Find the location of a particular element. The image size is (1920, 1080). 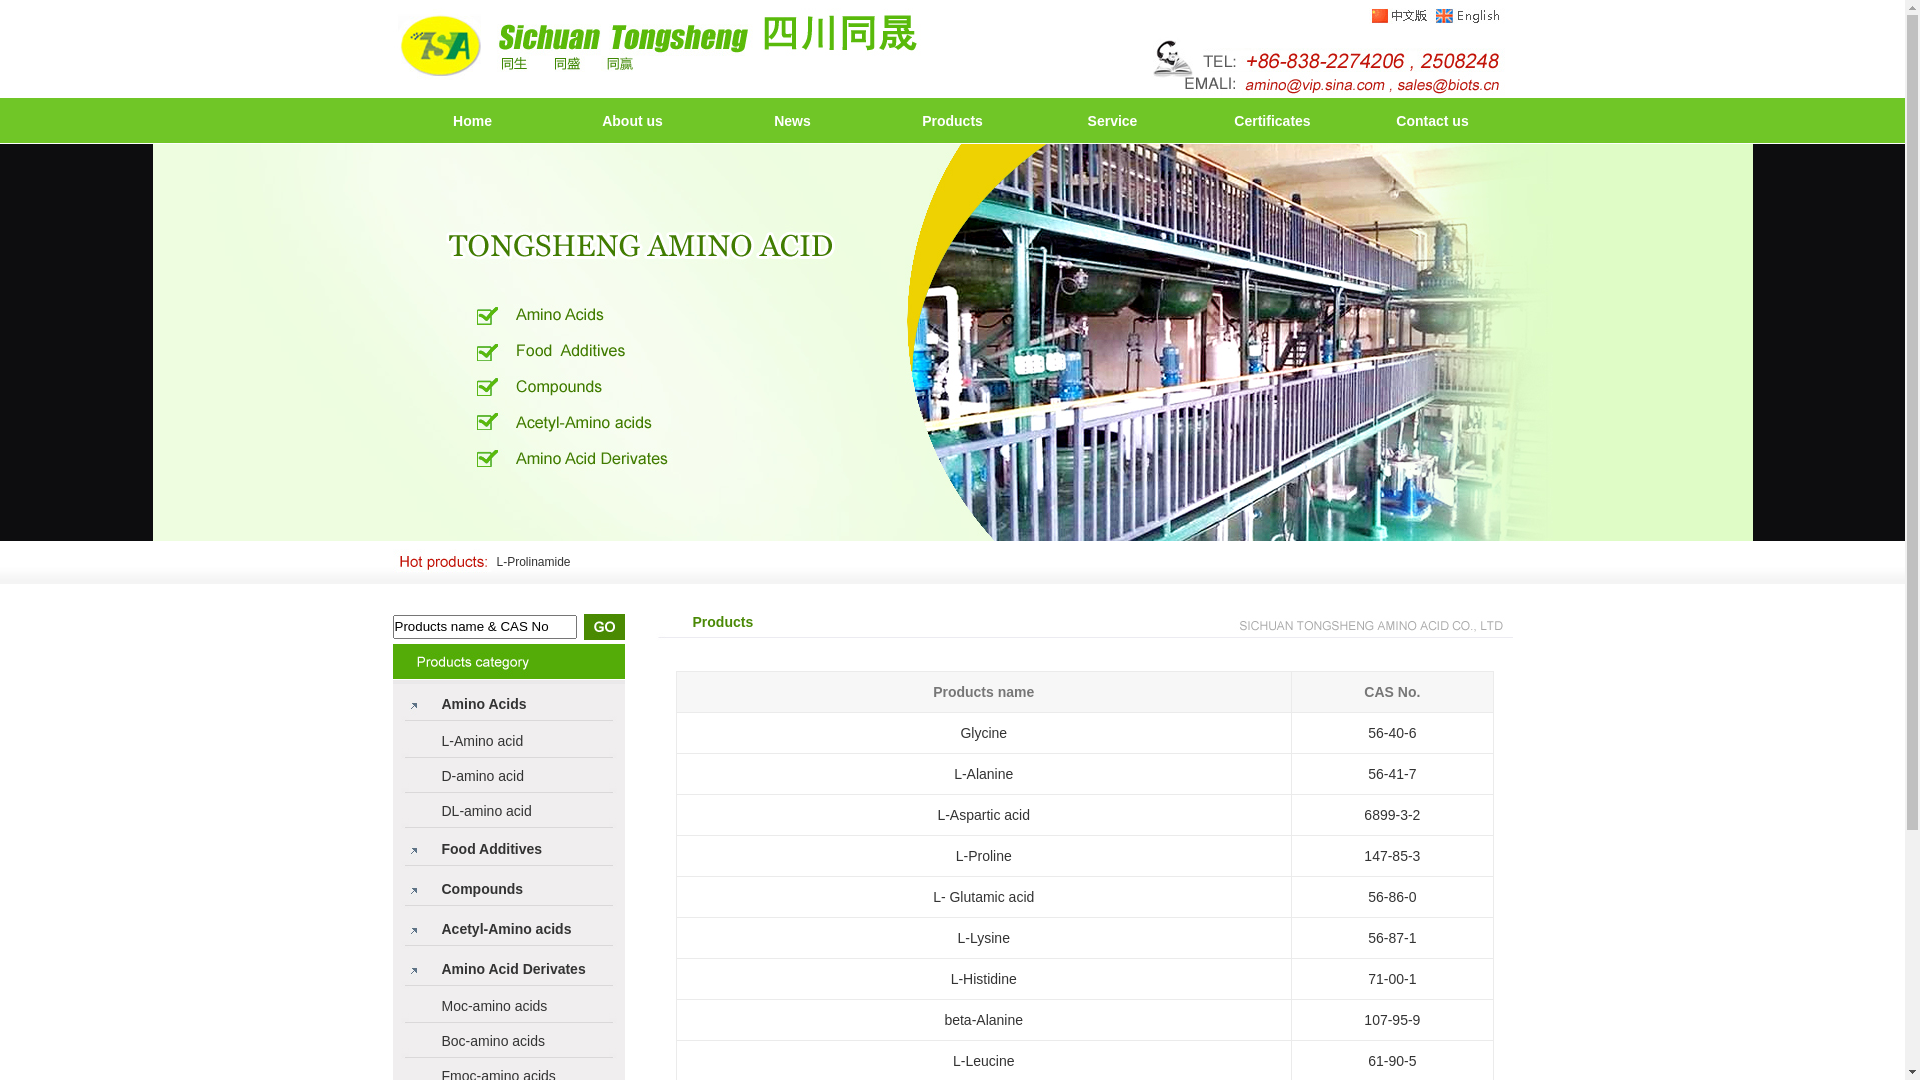

'D-amino acid' is located at coordinates (483, 774).